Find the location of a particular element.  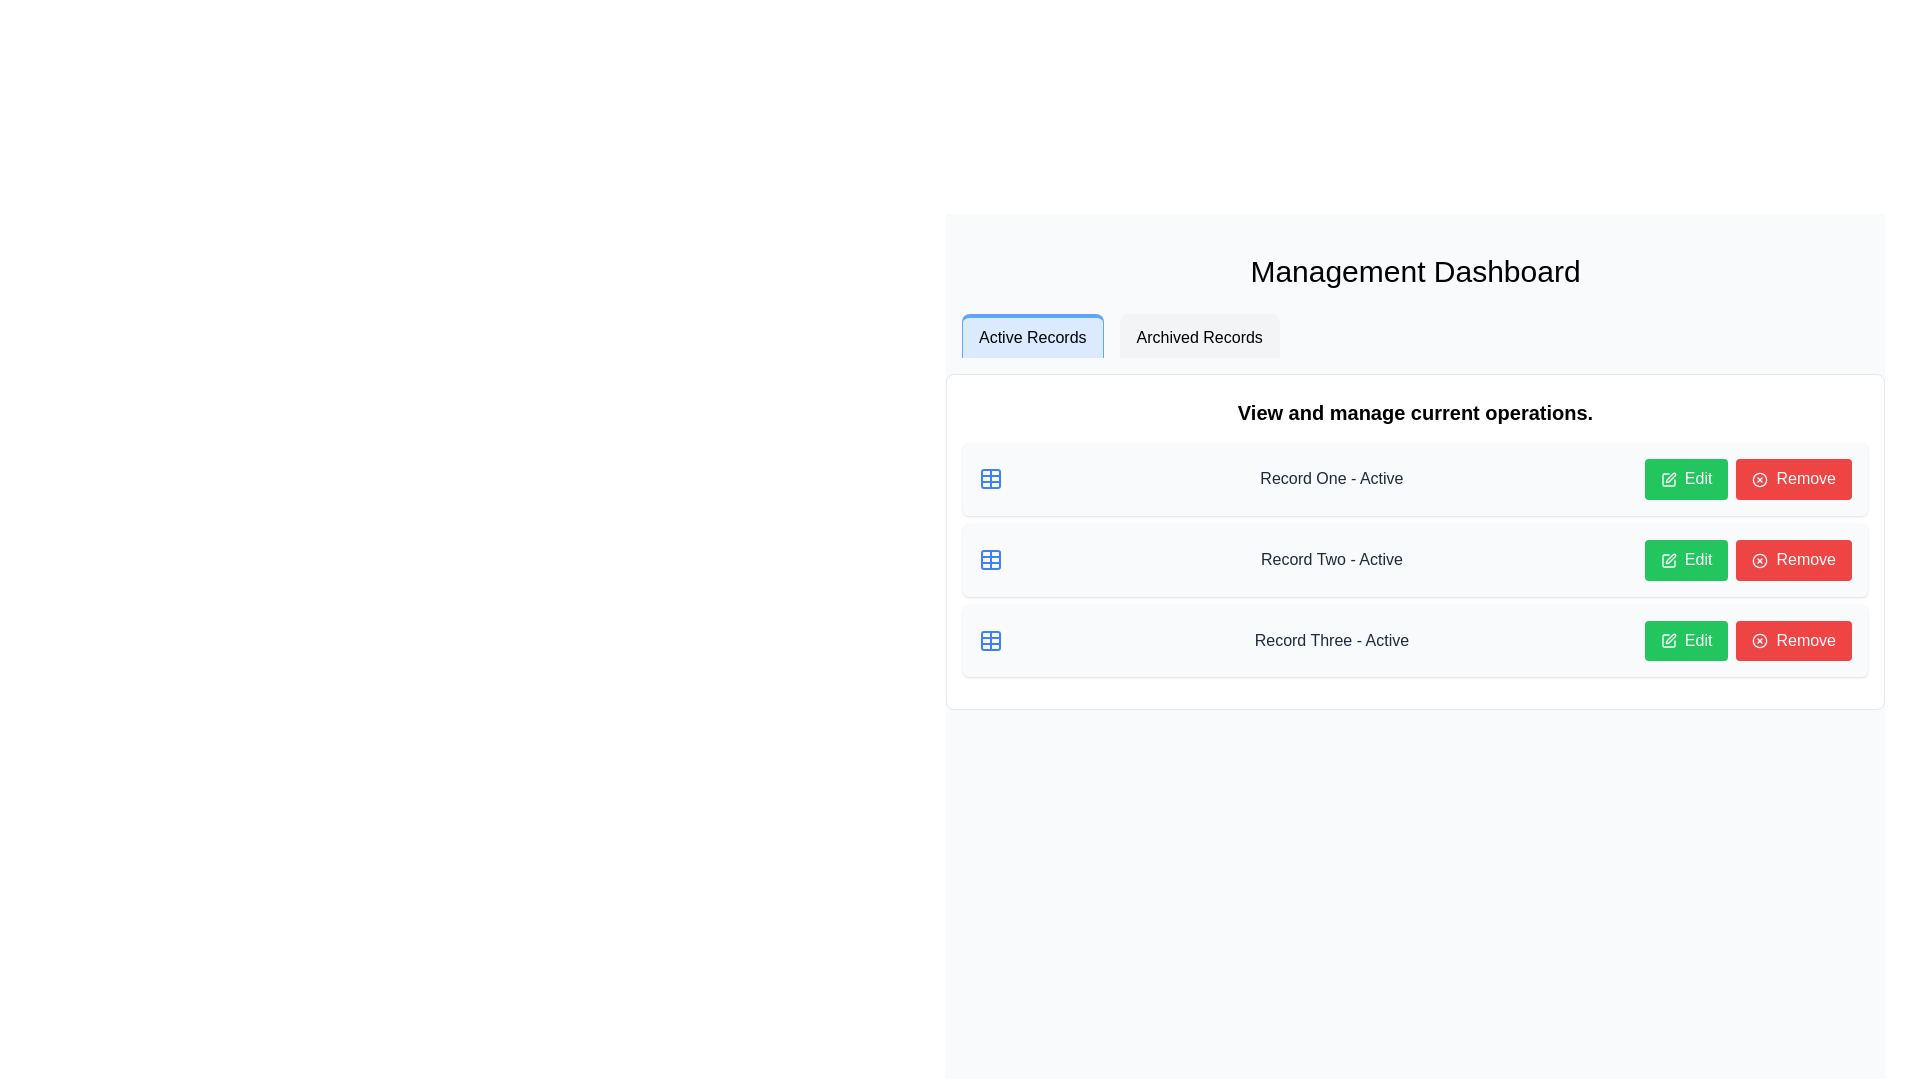

the remove icon located within the red 'Remove' button at the rightmost part of an active record's row in the 'Management Dashboard' to initiate the remove action is located at coordinates (1760, 641).